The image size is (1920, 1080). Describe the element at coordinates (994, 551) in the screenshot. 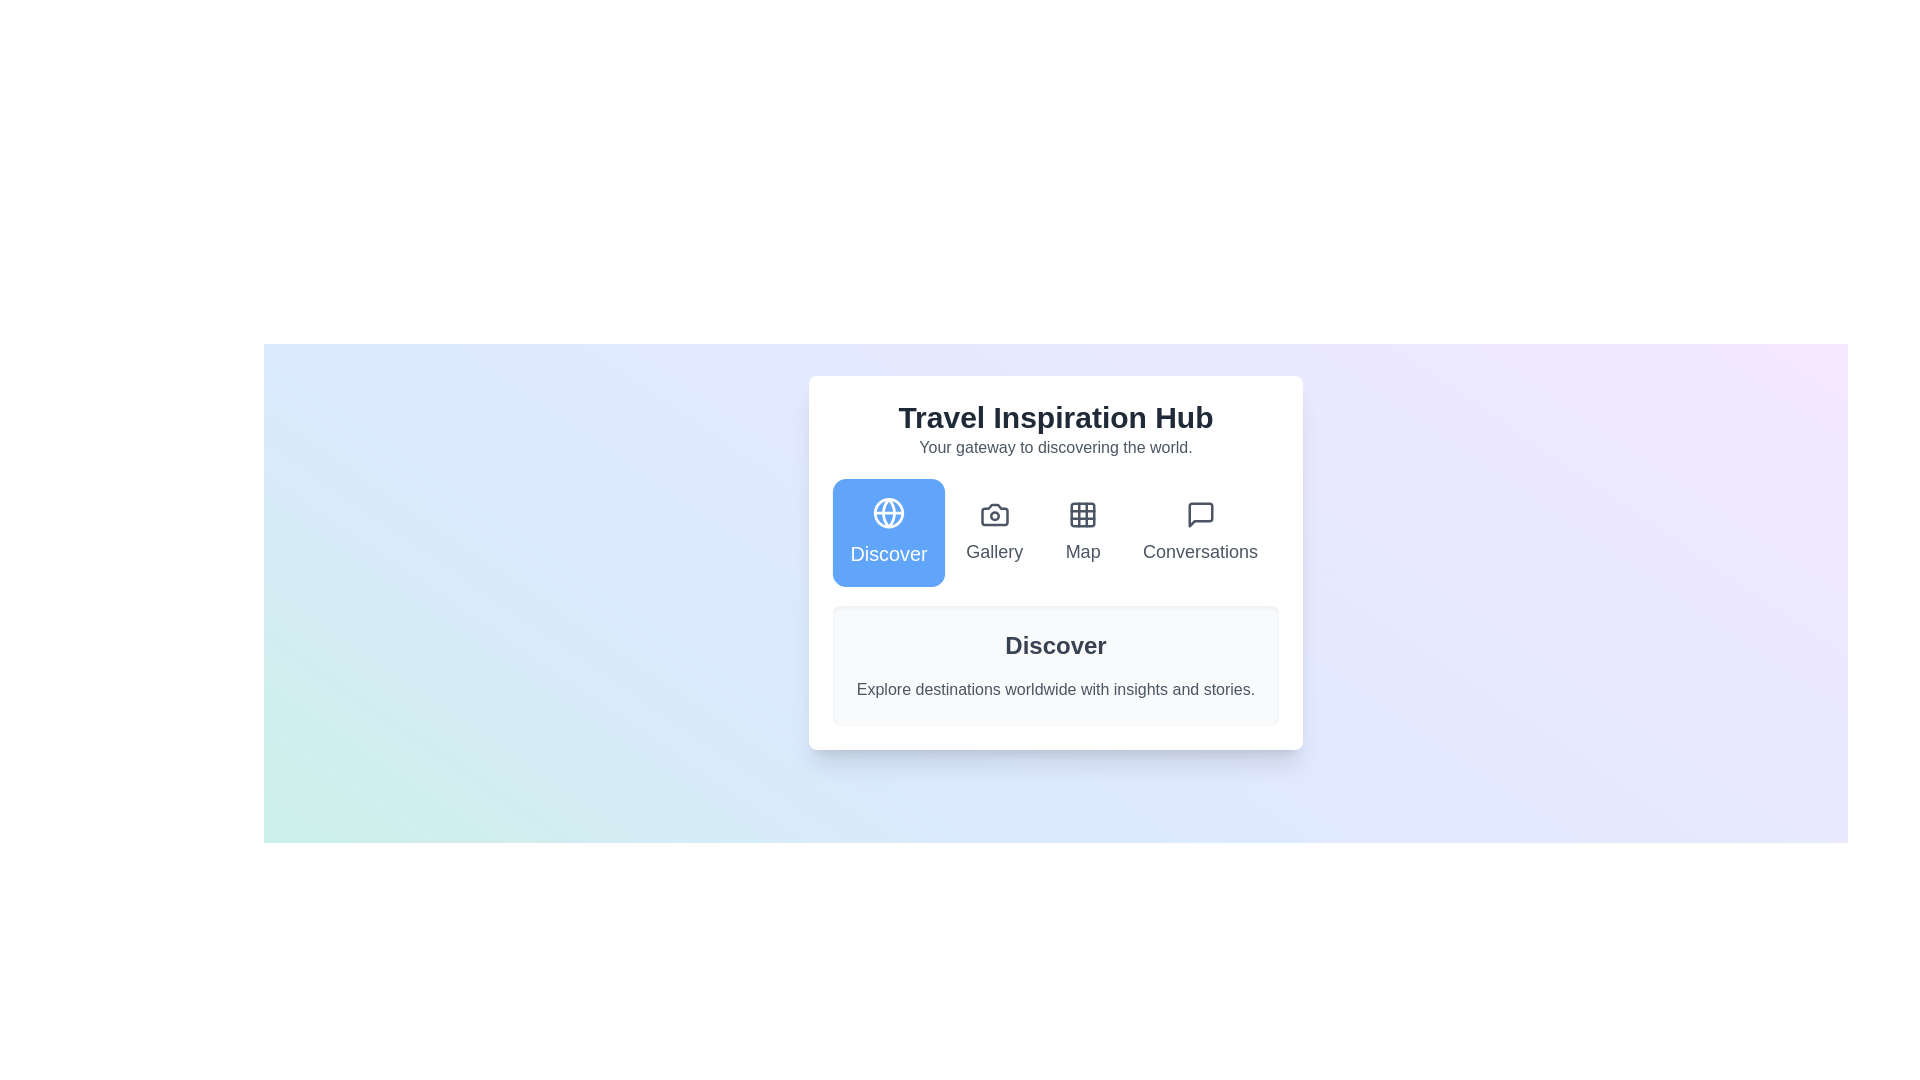

I see `the Gallery text label, which is positioned under a camera icon and is the second item in a horizontal set of options, located between 'Discover' and 'Map'` at that location.